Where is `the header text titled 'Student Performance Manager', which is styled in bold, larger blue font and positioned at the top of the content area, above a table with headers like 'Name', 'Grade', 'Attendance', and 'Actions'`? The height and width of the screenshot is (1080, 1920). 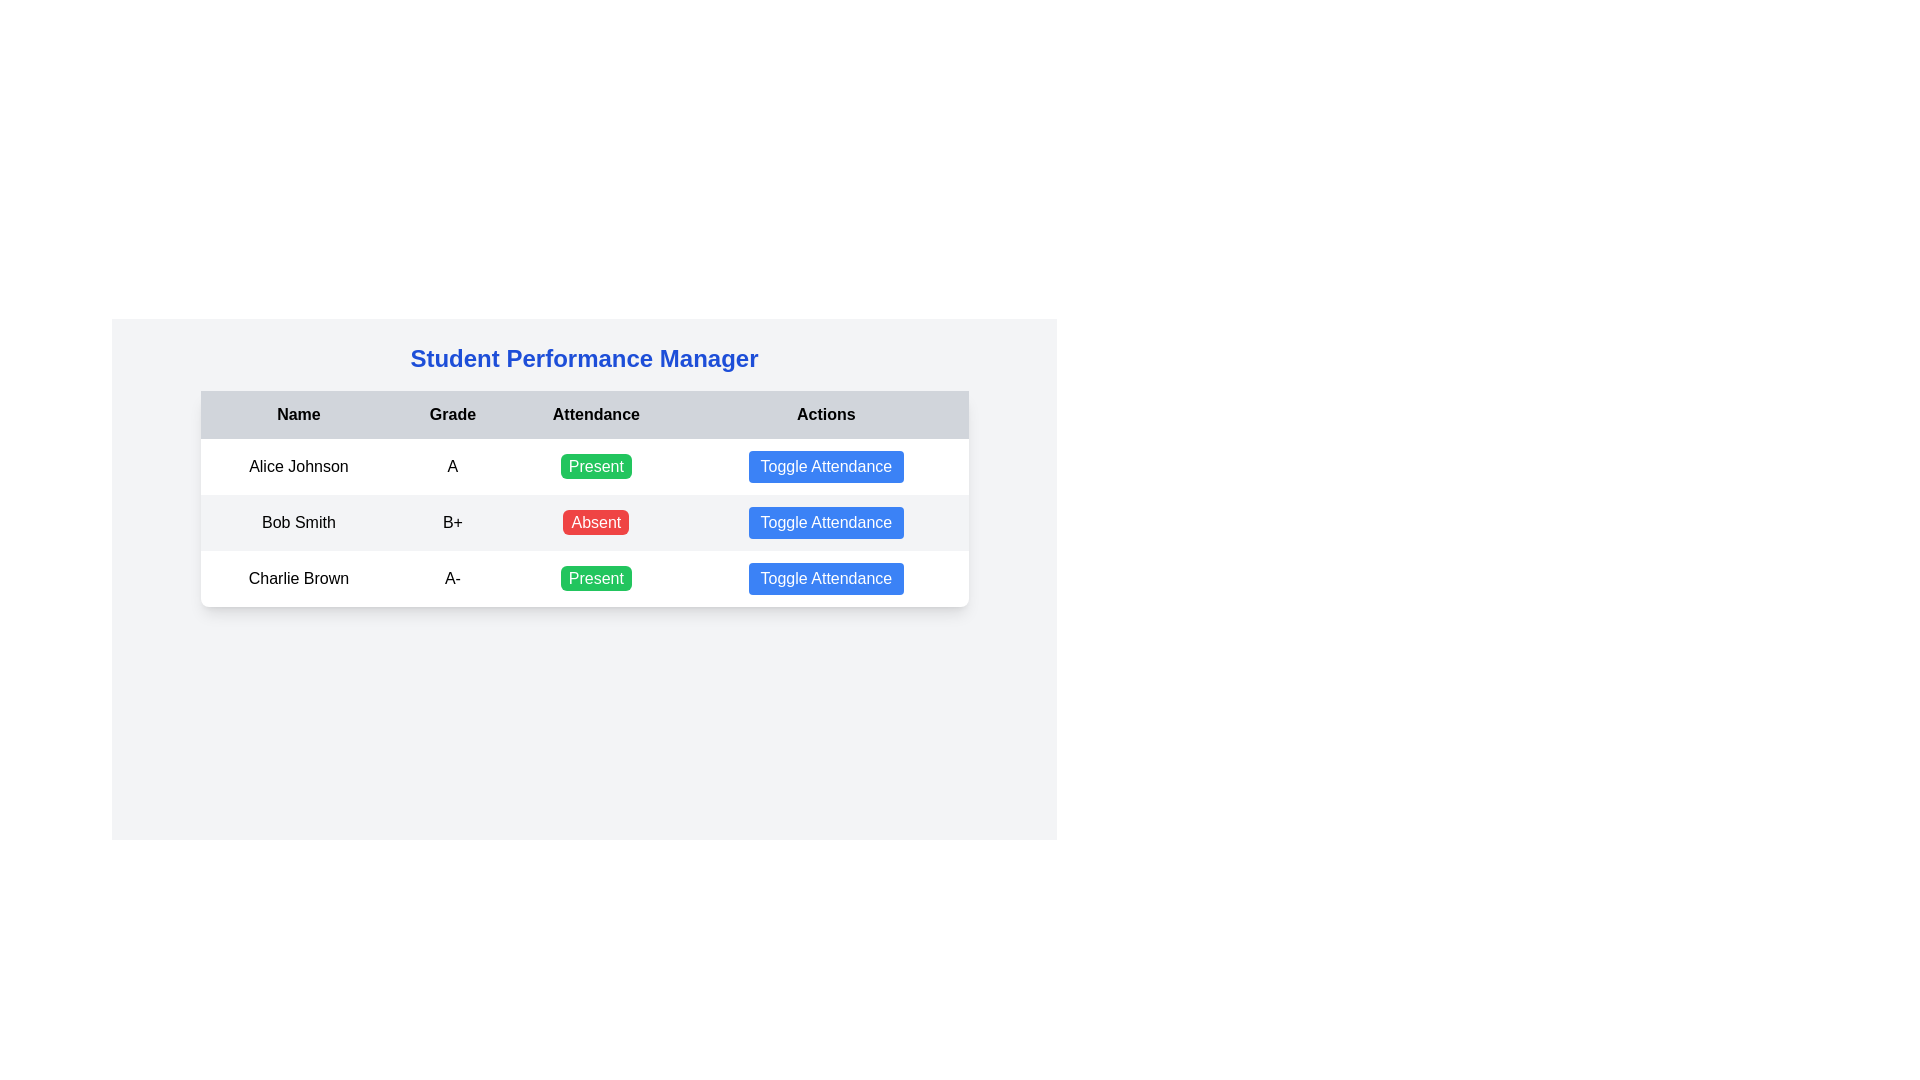
the header text titled 'Student Performance Manager', which is styled in bold, larger blue font and positioned at the top of the content area, above a table with headers like 'Name', 'Grade', 'Attendance', and 'Actions' is located at coordinates (583, 357).